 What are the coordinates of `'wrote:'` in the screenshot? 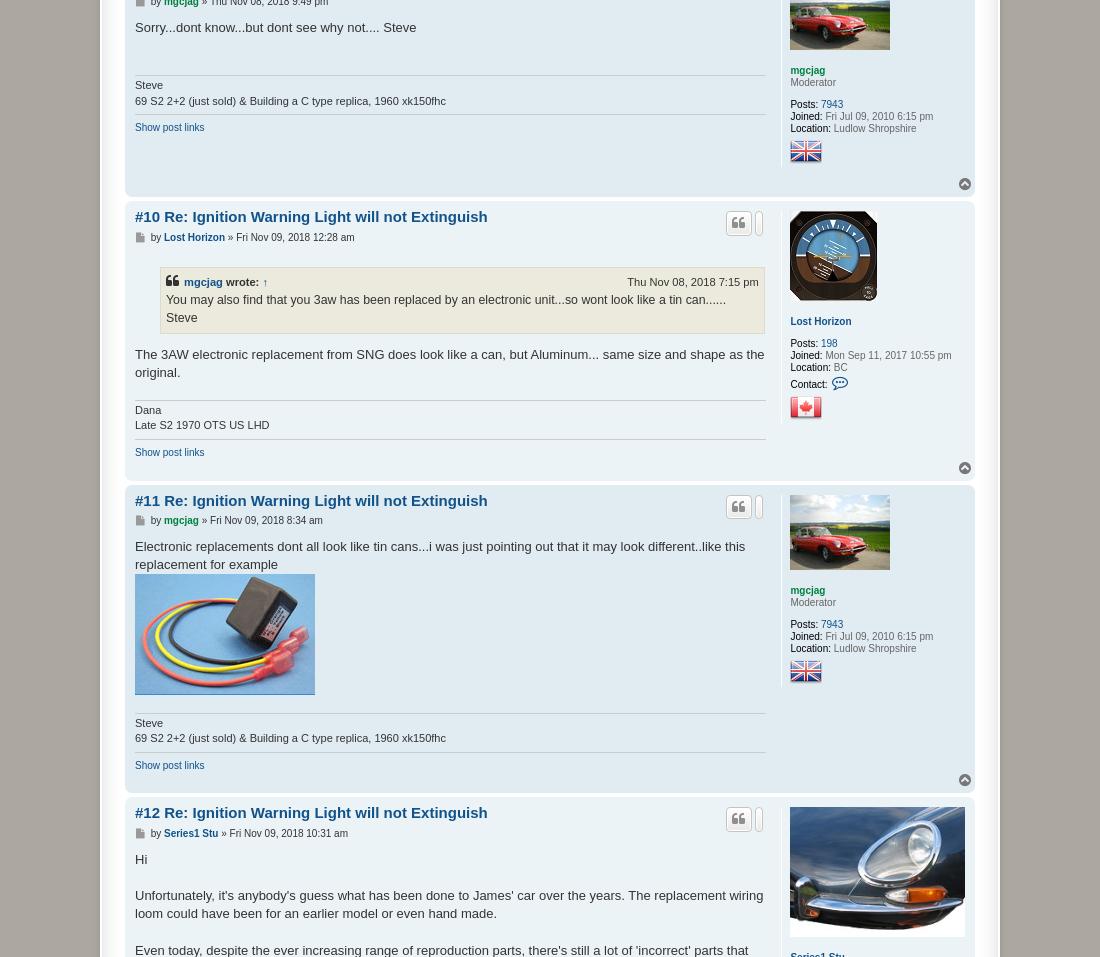 It's located at (242, 279).